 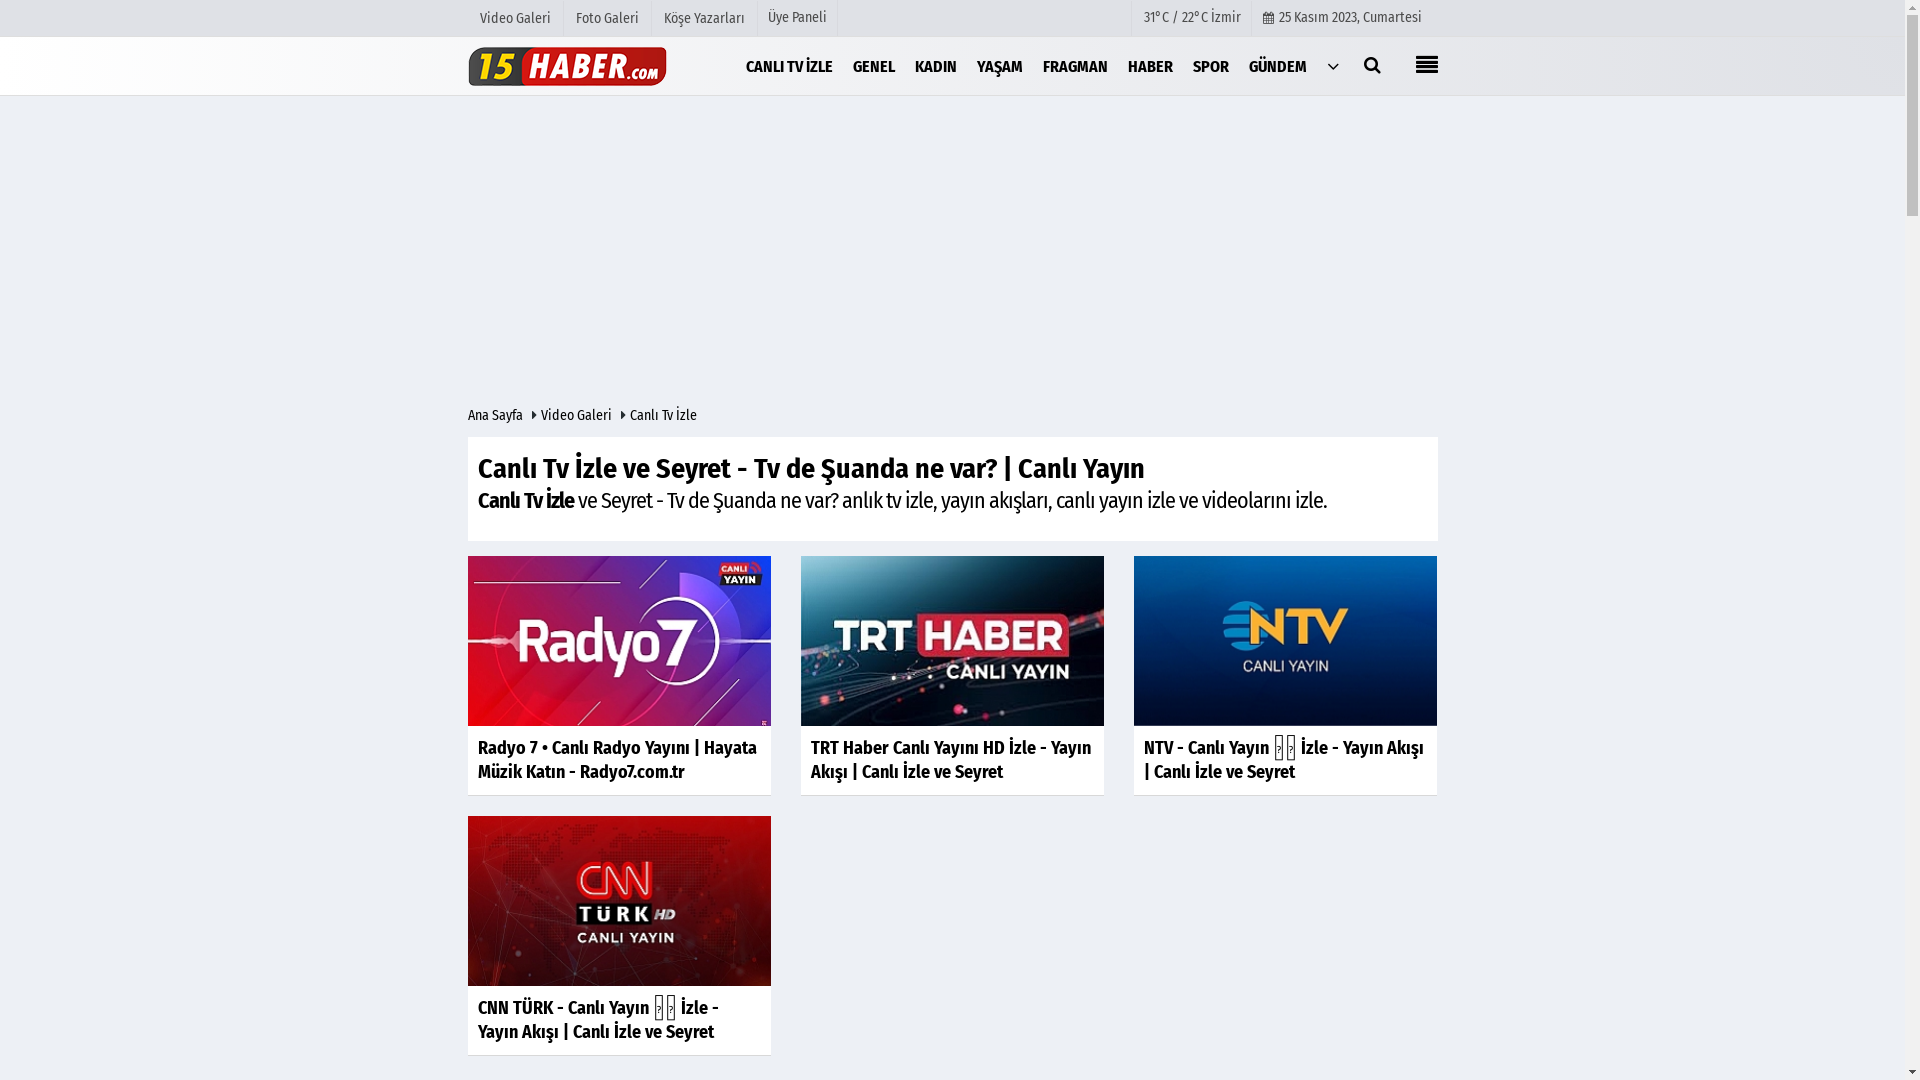 What do you see at coordinates (1209, 64) in the screenshot?
I see `'SPOR'` at bounding box center [1209, 64].